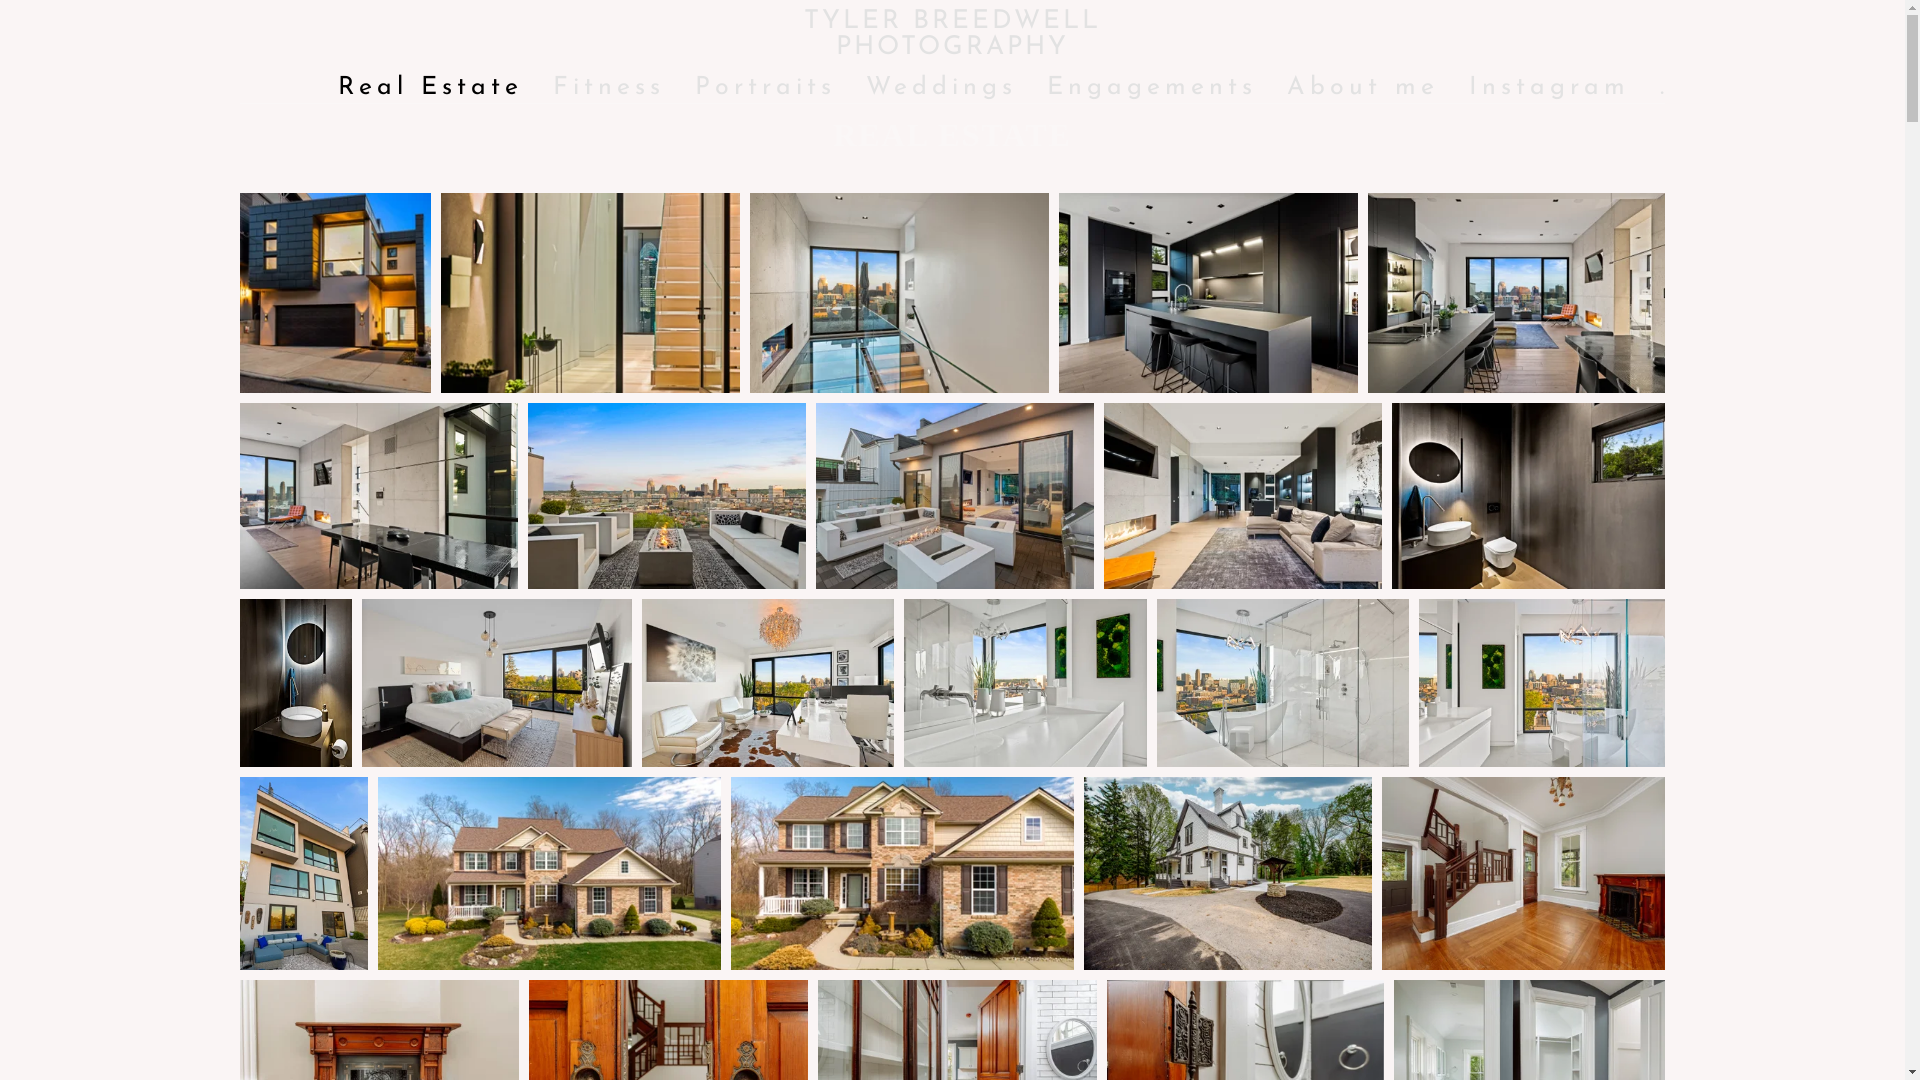 Image resolution: width=1920 pixels, height=1080 pixels. What do you see at coordinates (1152, 86) in the screenshot?
I see `'Engagements'` at bounding box center [1152, 86].